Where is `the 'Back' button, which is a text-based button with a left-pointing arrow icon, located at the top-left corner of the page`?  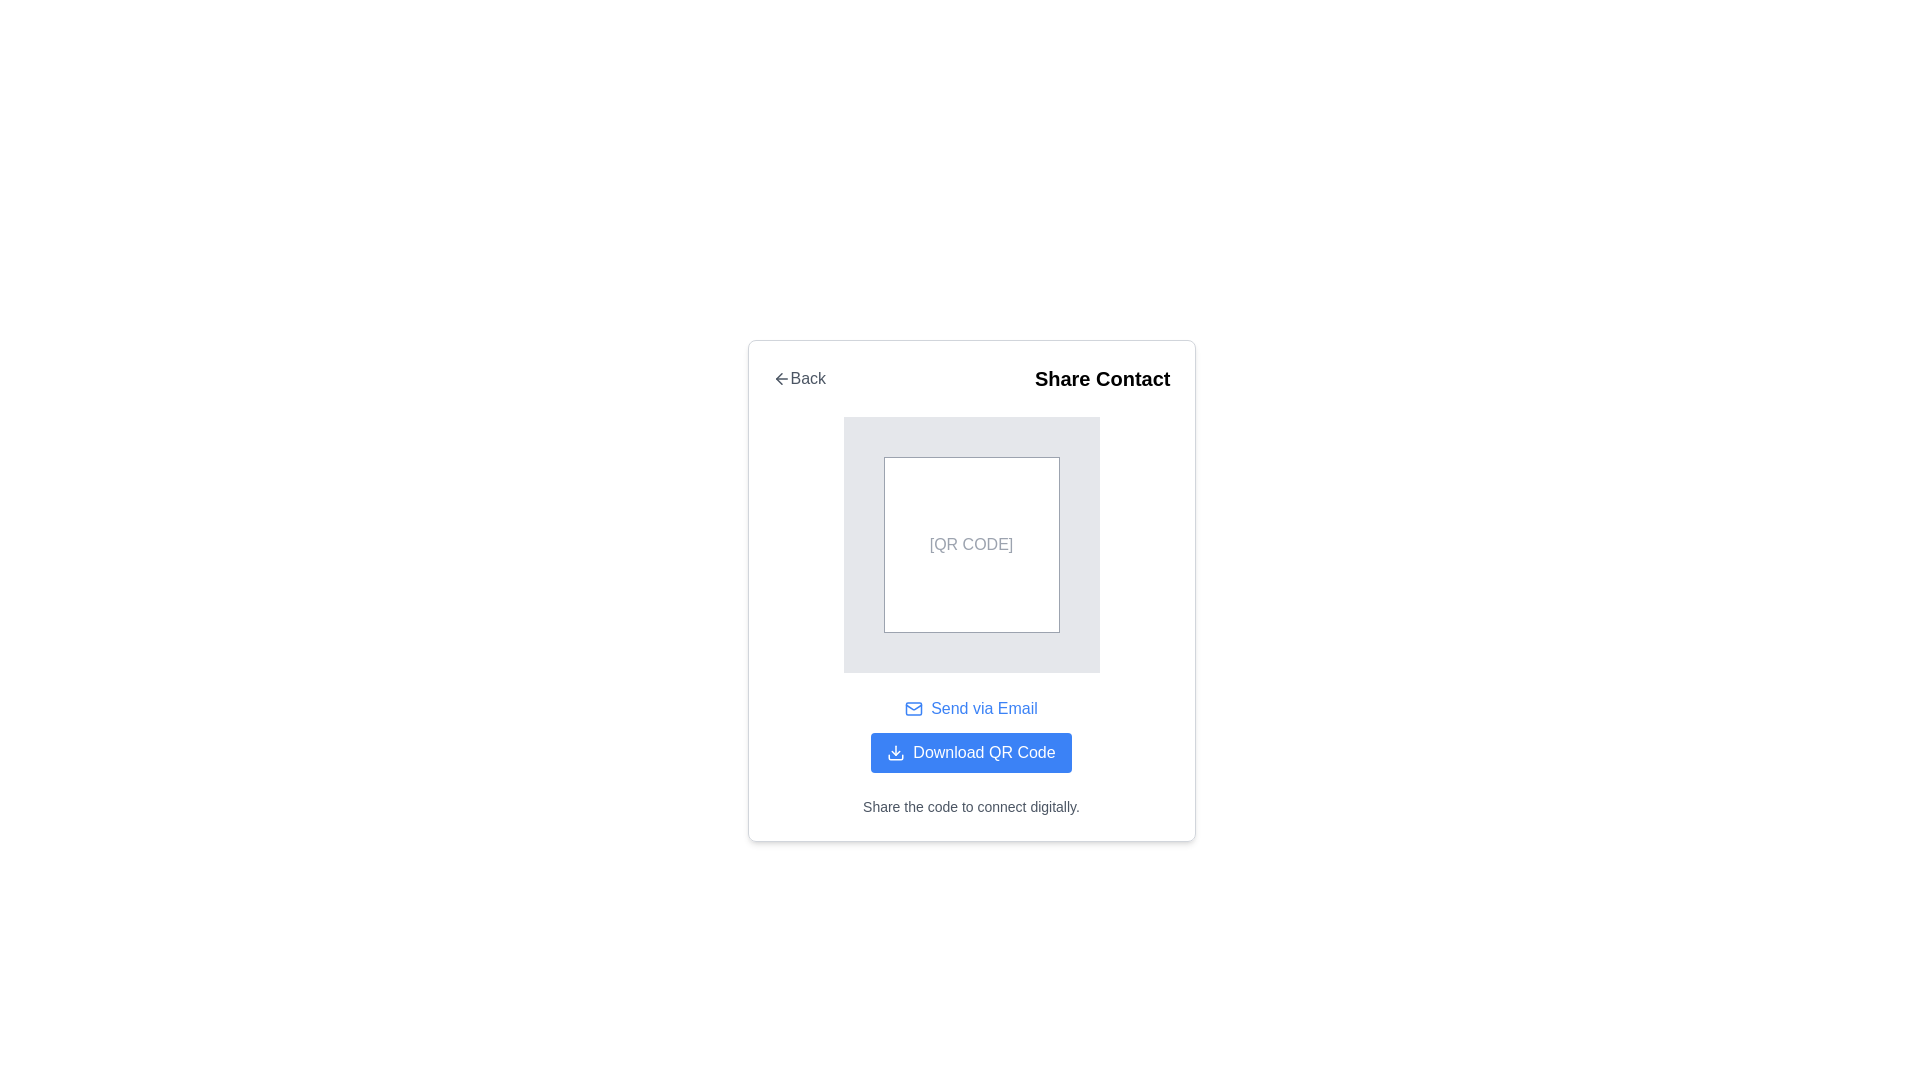 the 'Back' button, which is a text-based button with a left-pointing arrow icon, located at the top-left corner of the page is located at coordinates (798, 378).